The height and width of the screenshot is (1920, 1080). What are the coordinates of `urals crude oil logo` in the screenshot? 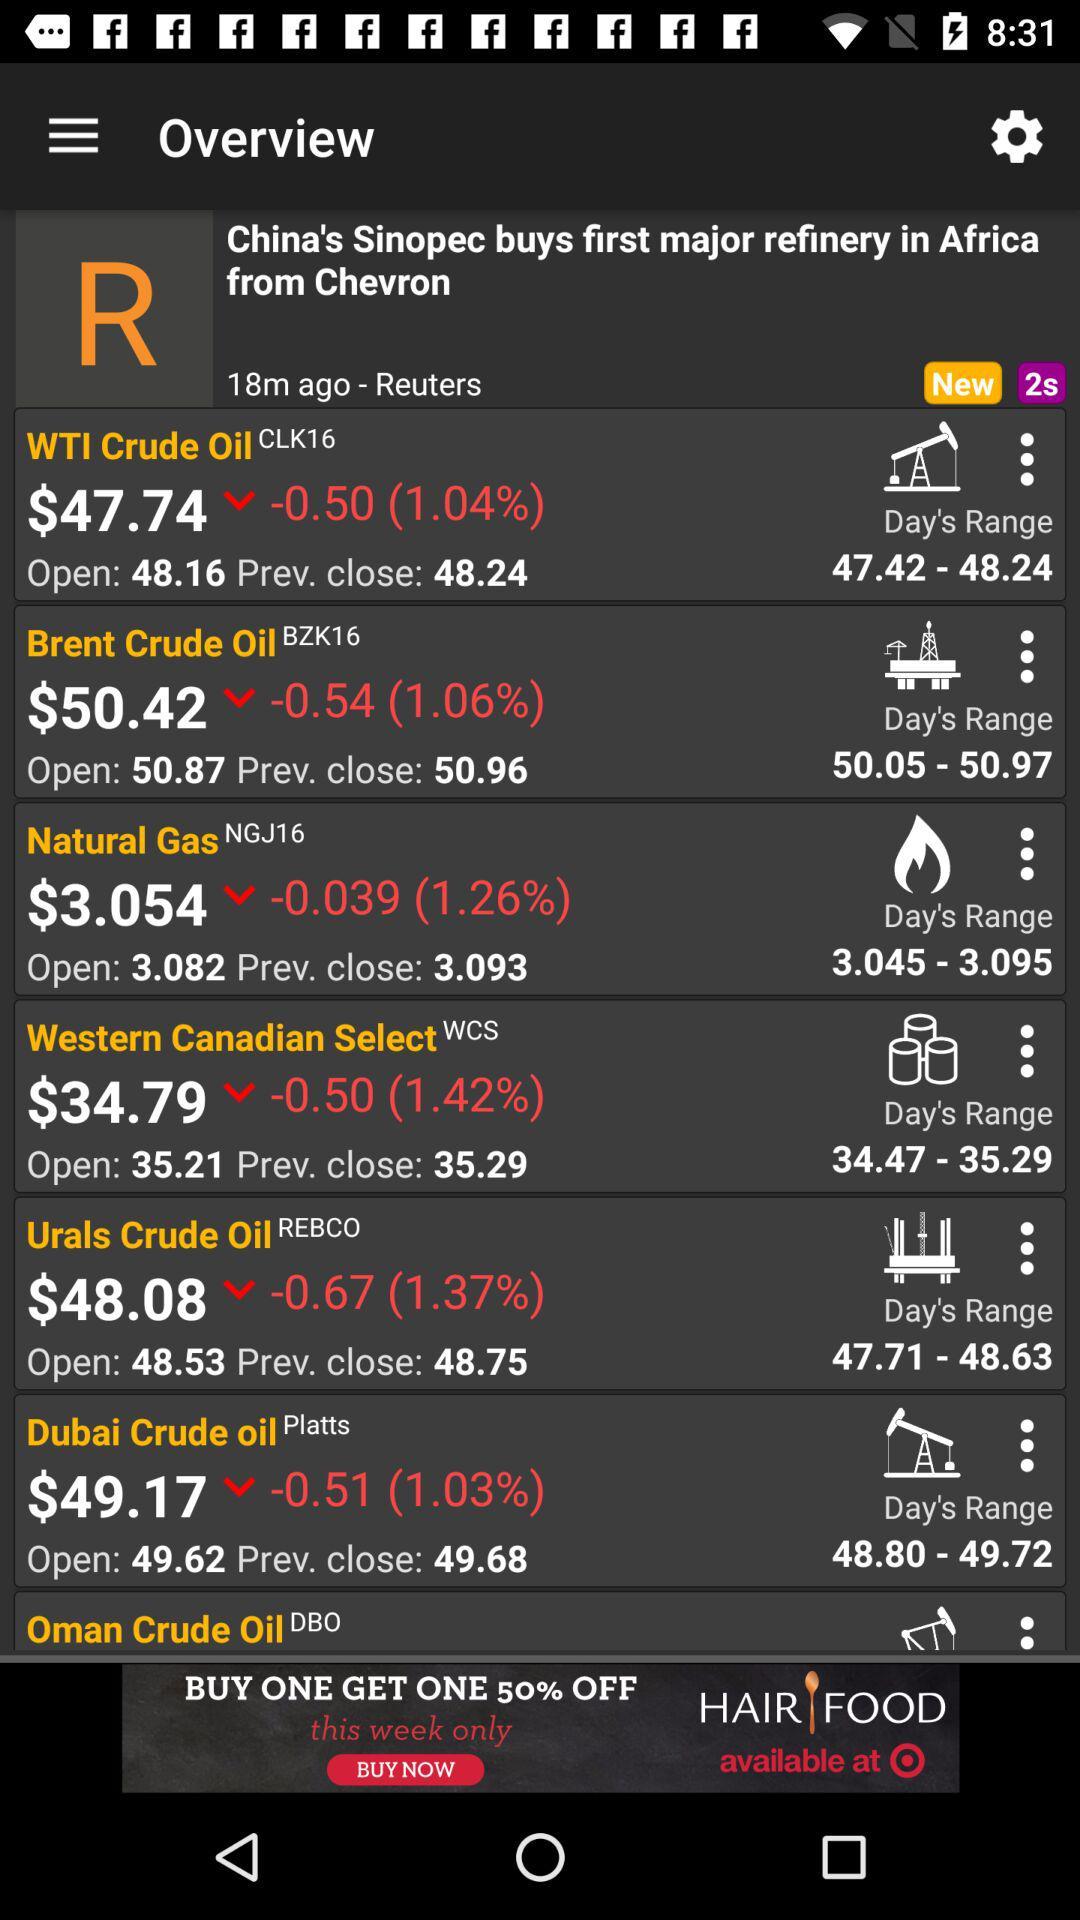 It's located at (922, 1247).